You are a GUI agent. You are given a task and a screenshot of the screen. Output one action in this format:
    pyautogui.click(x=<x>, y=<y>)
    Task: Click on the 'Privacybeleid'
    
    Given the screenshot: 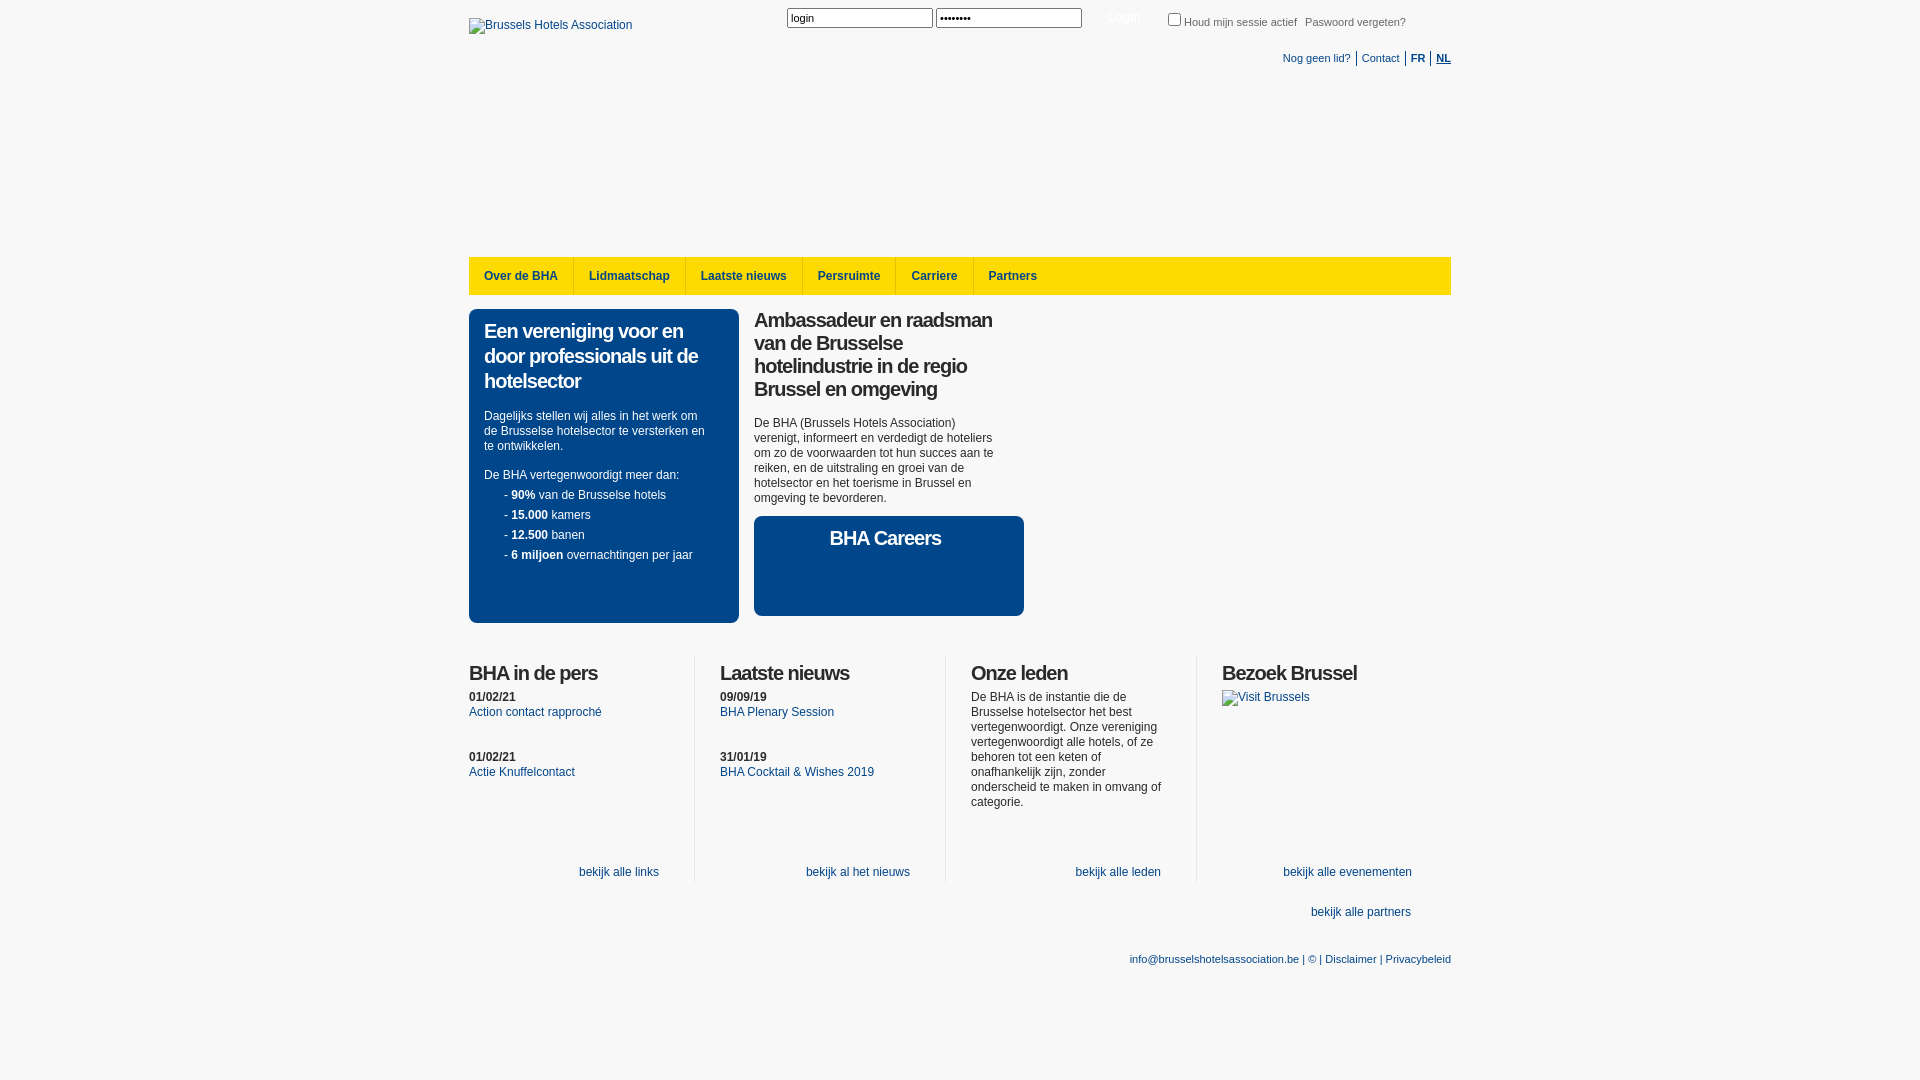 What is the action you would take?
    pyautogui.click(x=1417, y=958)
    